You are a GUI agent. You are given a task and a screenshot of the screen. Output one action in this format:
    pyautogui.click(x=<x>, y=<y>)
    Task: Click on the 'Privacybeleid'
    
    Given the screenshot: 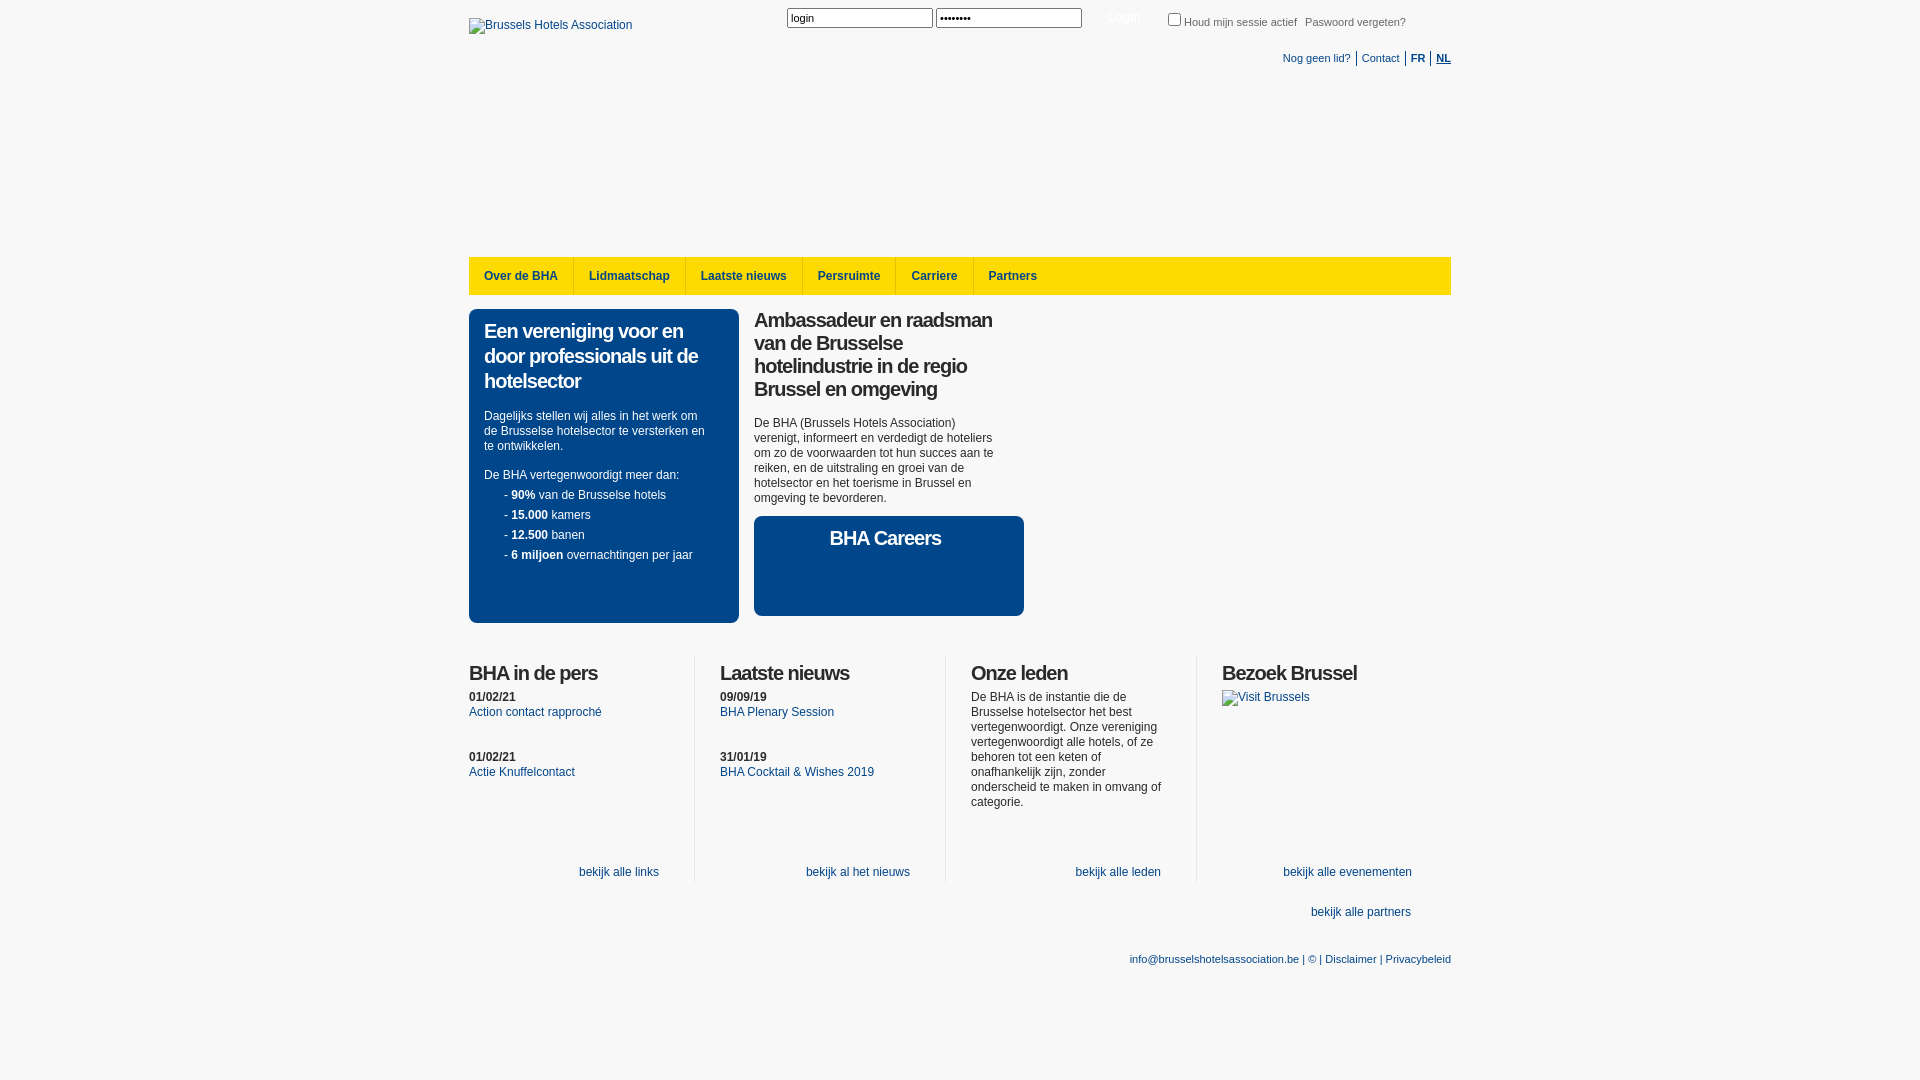 What is the action you would take?
    pyautogui.click(x=1417, y=958)
    